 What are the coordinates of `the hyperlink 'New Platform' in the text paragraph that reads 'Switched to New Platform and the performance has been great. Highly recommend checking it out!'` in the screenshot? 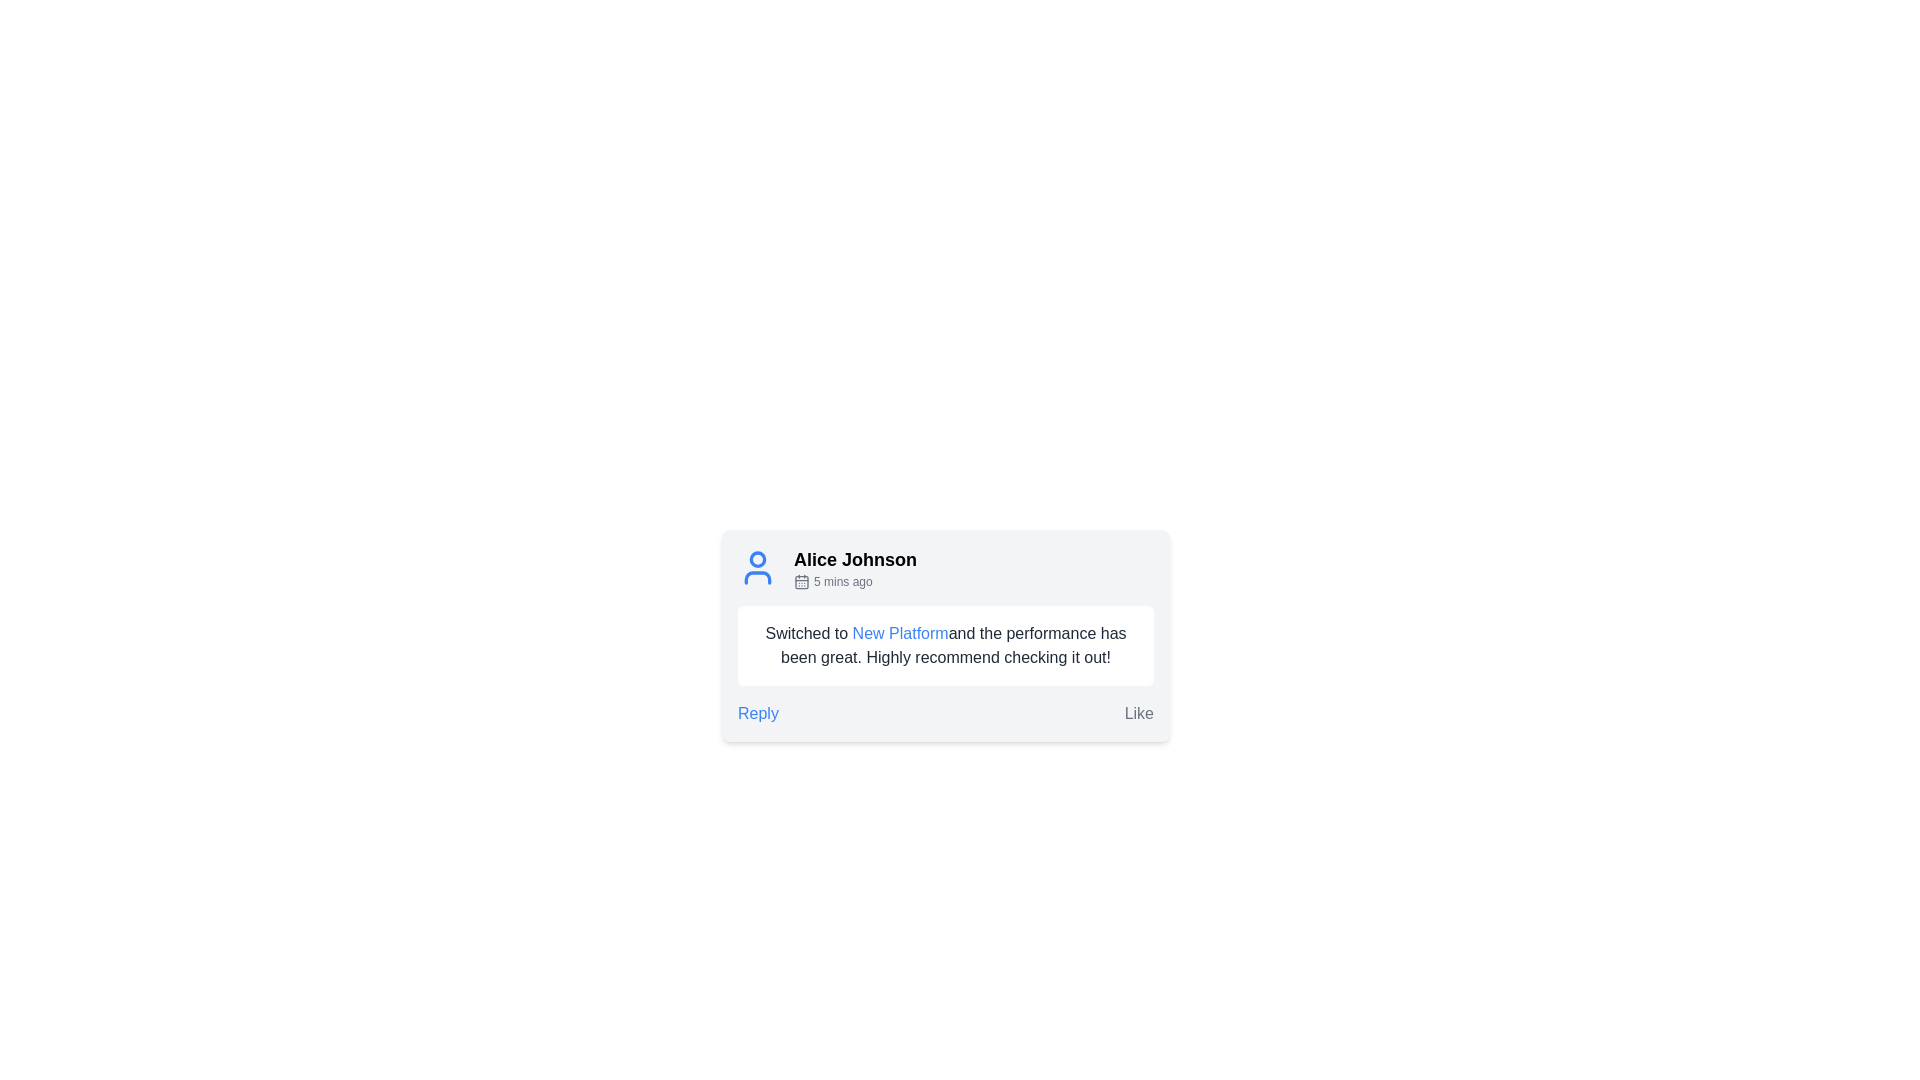 It's located at (944, 645).